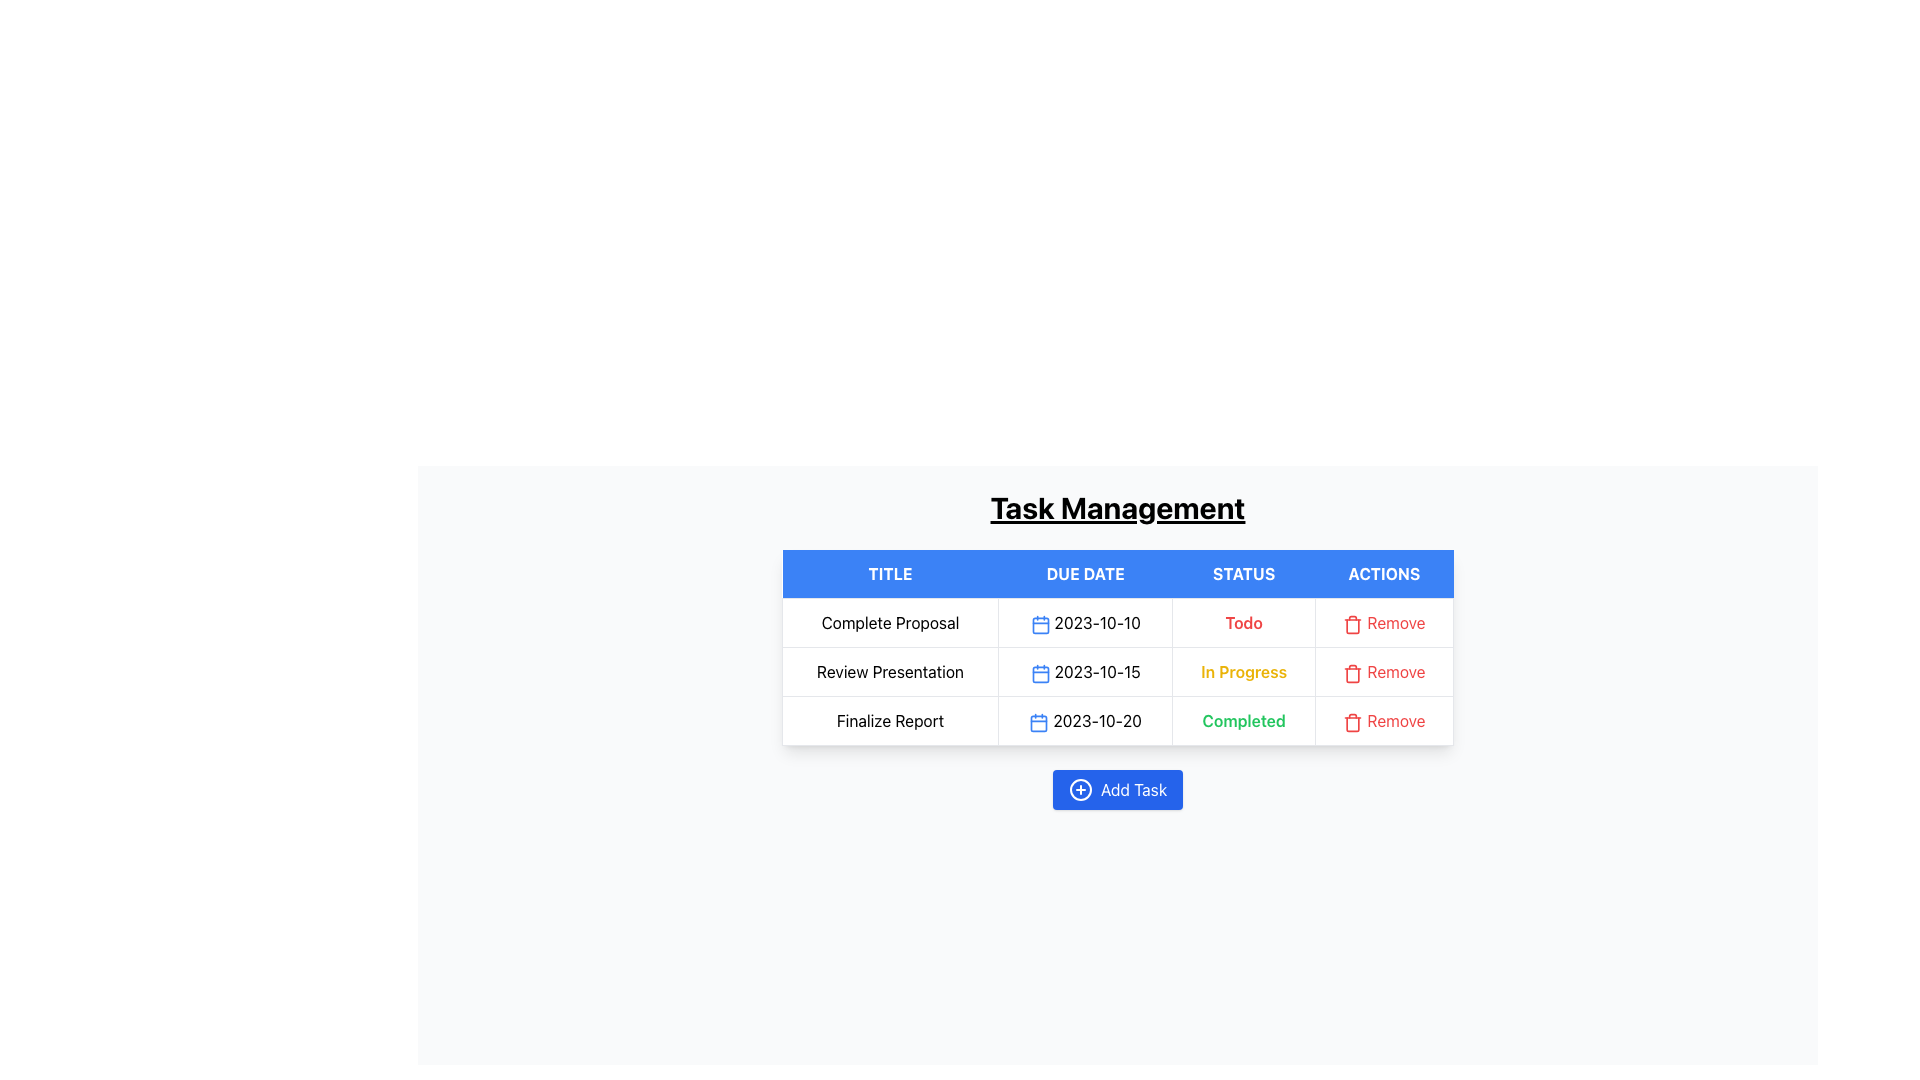 This screenshot has width=1920, height=1080. What do you see at coordinates (1040, 623) in the screenshot?
I see `the inline blue calendar icon located in the 'DUE DATE' column of the first row in the 'Task Management' table, adjacent to the date '2023-10-10' for potential interactions` at bounding box center [1040, 623].